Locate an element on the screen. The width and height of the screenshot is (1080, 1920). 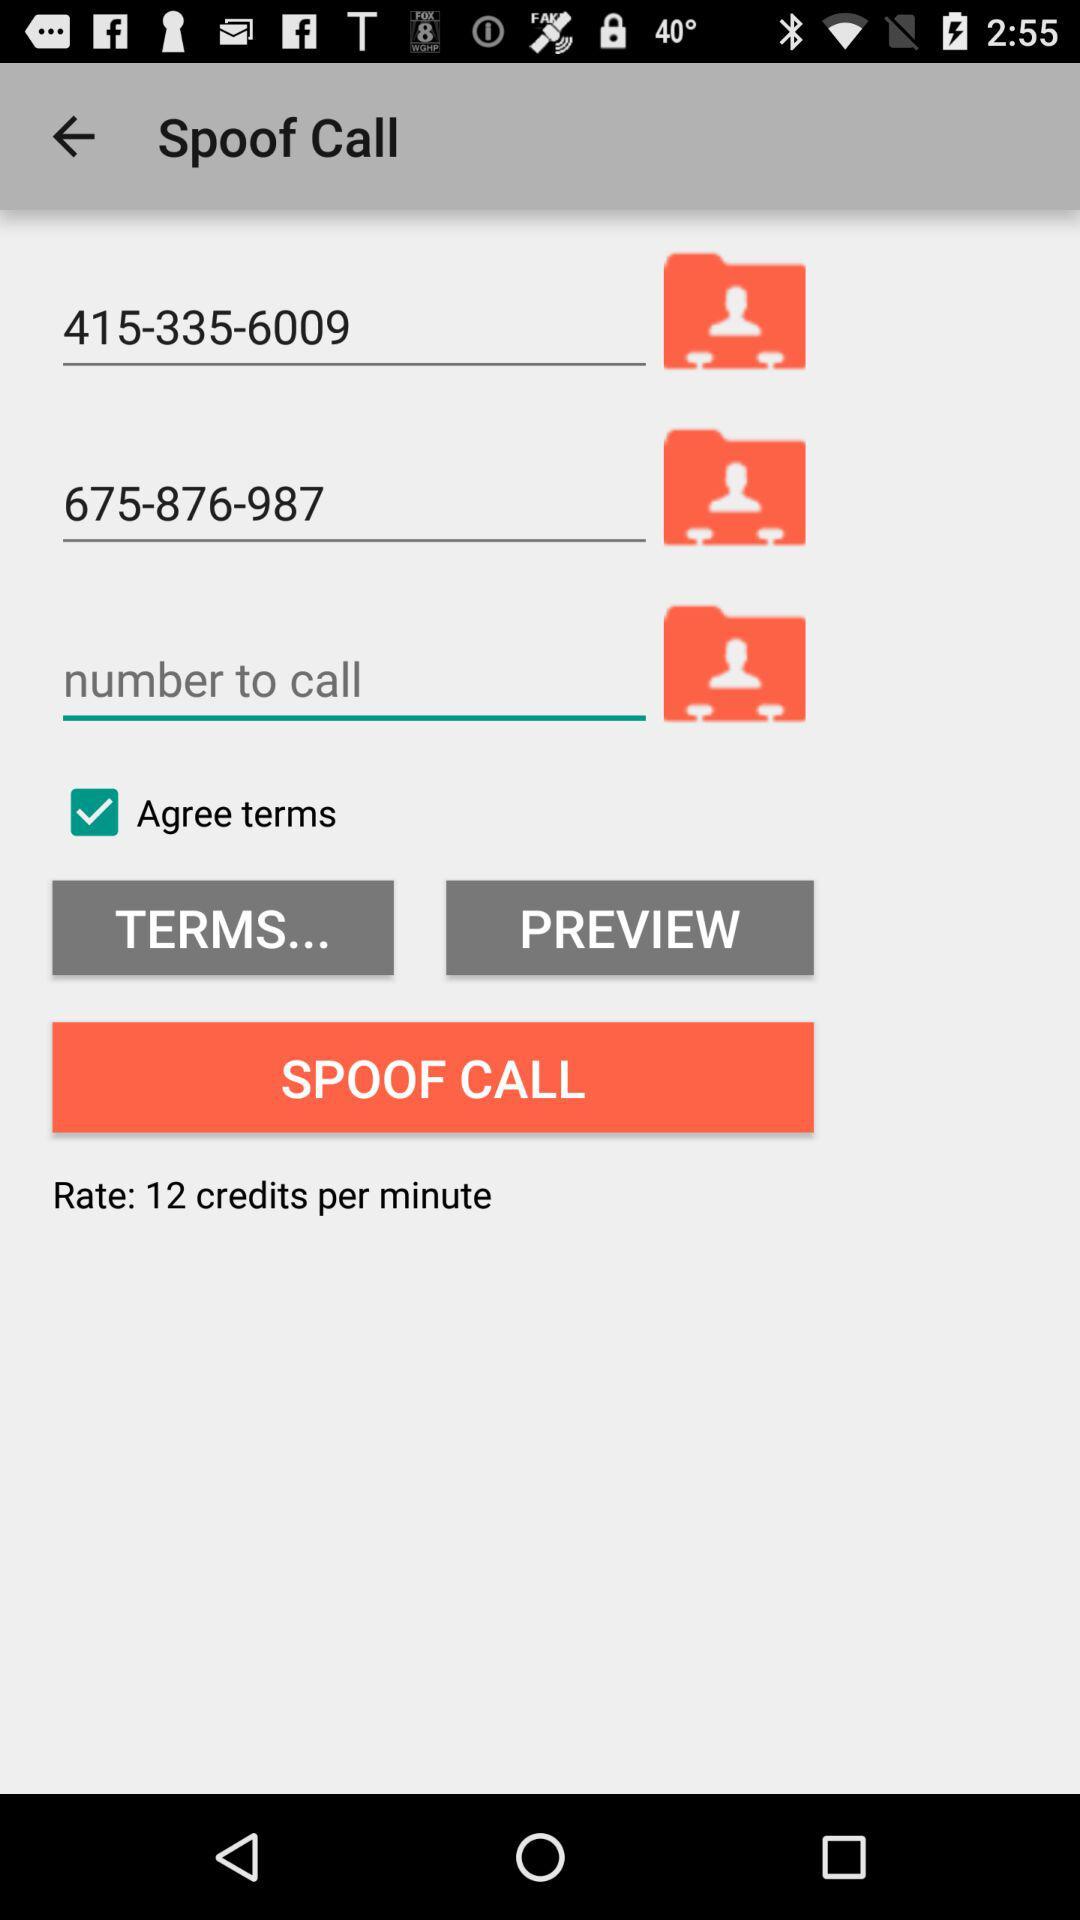
the folder icon is located at coordinates (735, 337).